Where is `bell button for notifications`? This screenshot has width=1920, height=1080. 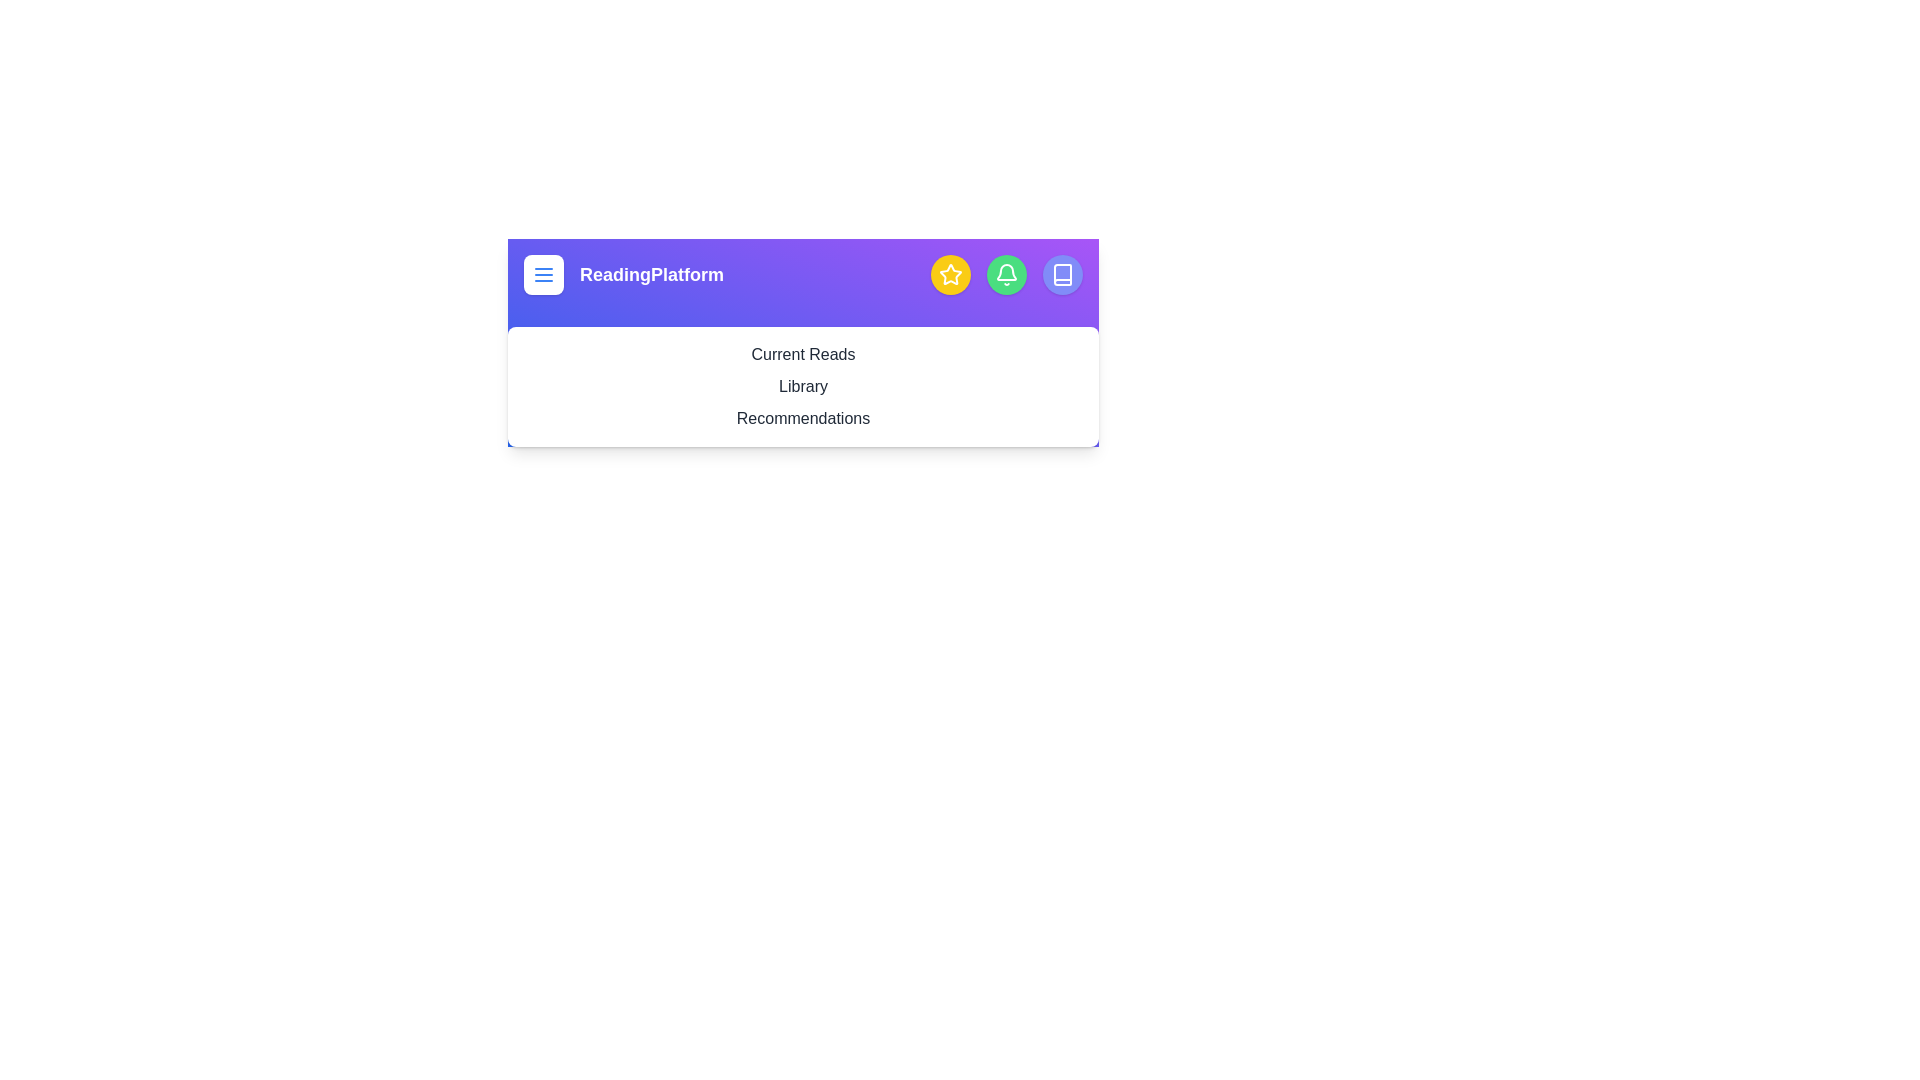 bell button for notifications is located at coordinates (1007, 274).